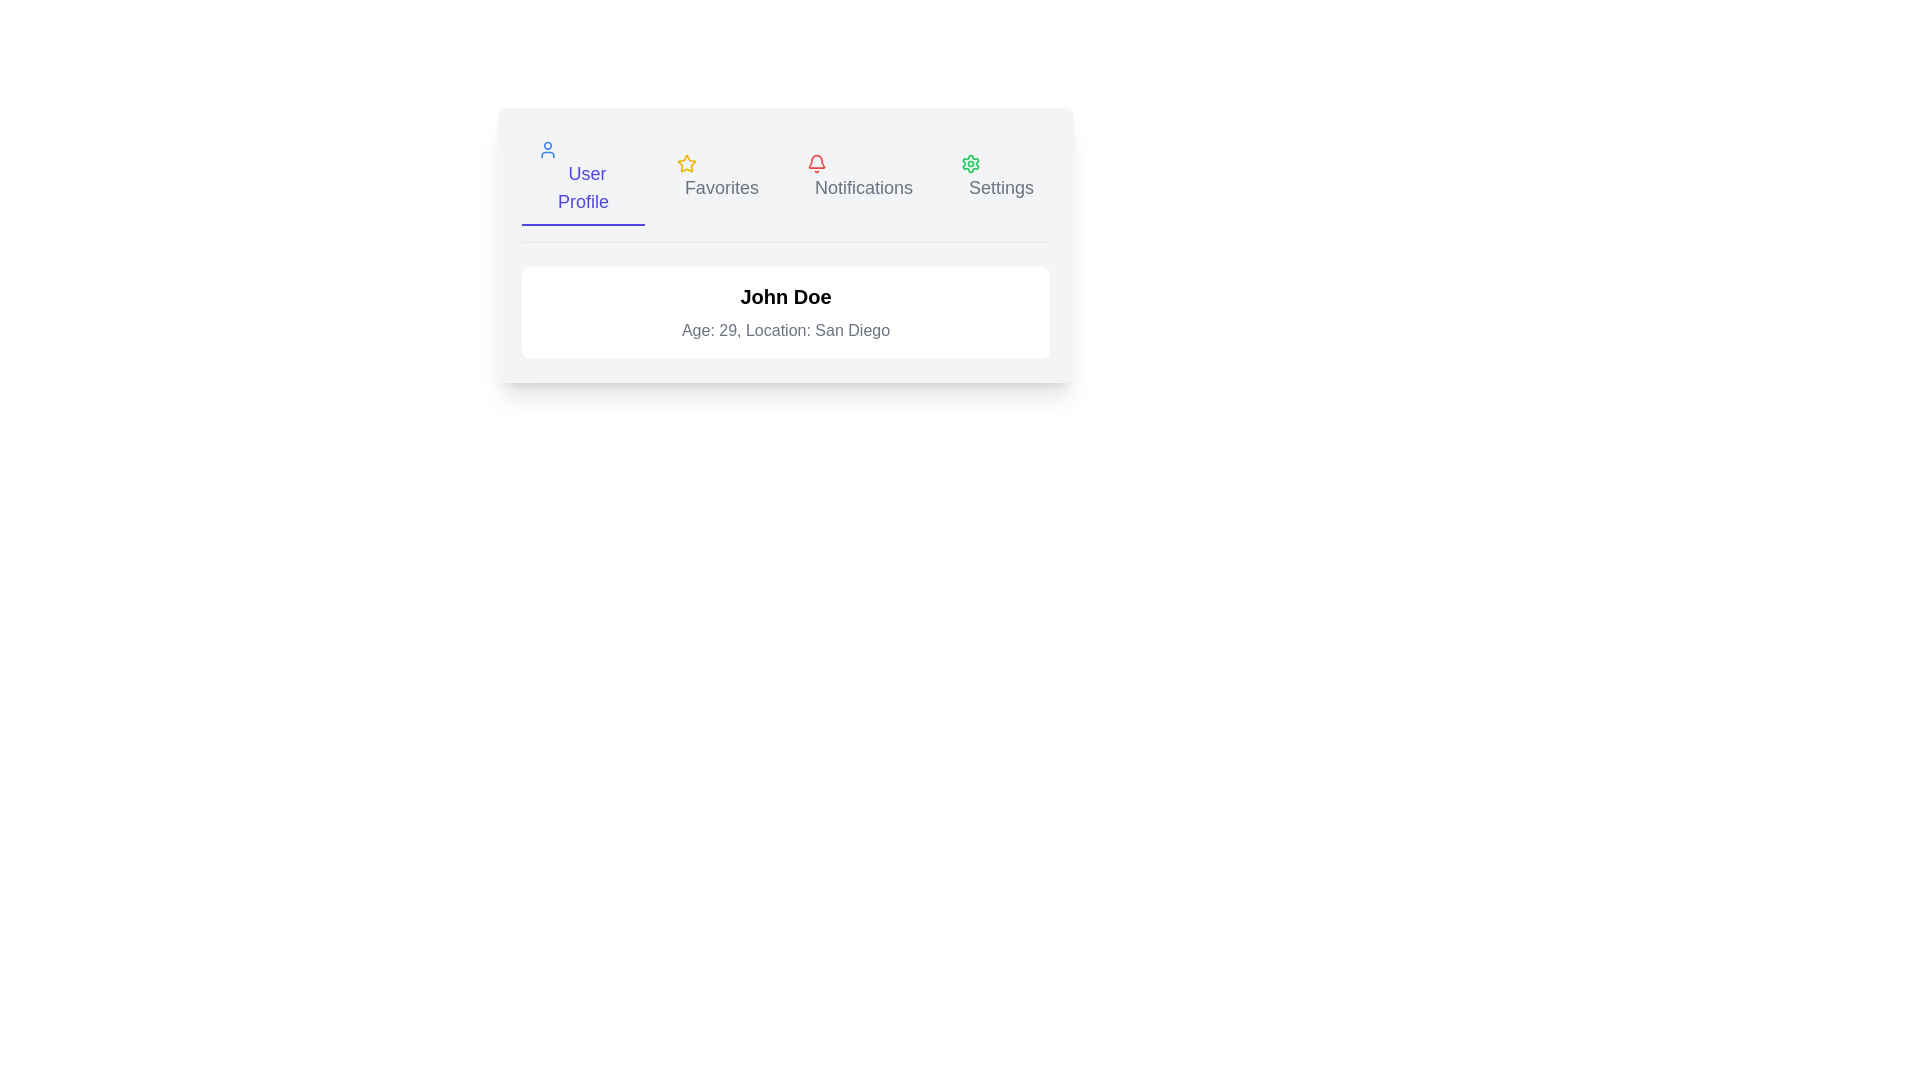  What do you see at coordinates (686, 162) in the screenshot?
I see `the star-shaped icon filled partially with yellow, which is the second element from the left in the navigation bar used to indicate a favorite or rating option` at bounding box center [686, 162].